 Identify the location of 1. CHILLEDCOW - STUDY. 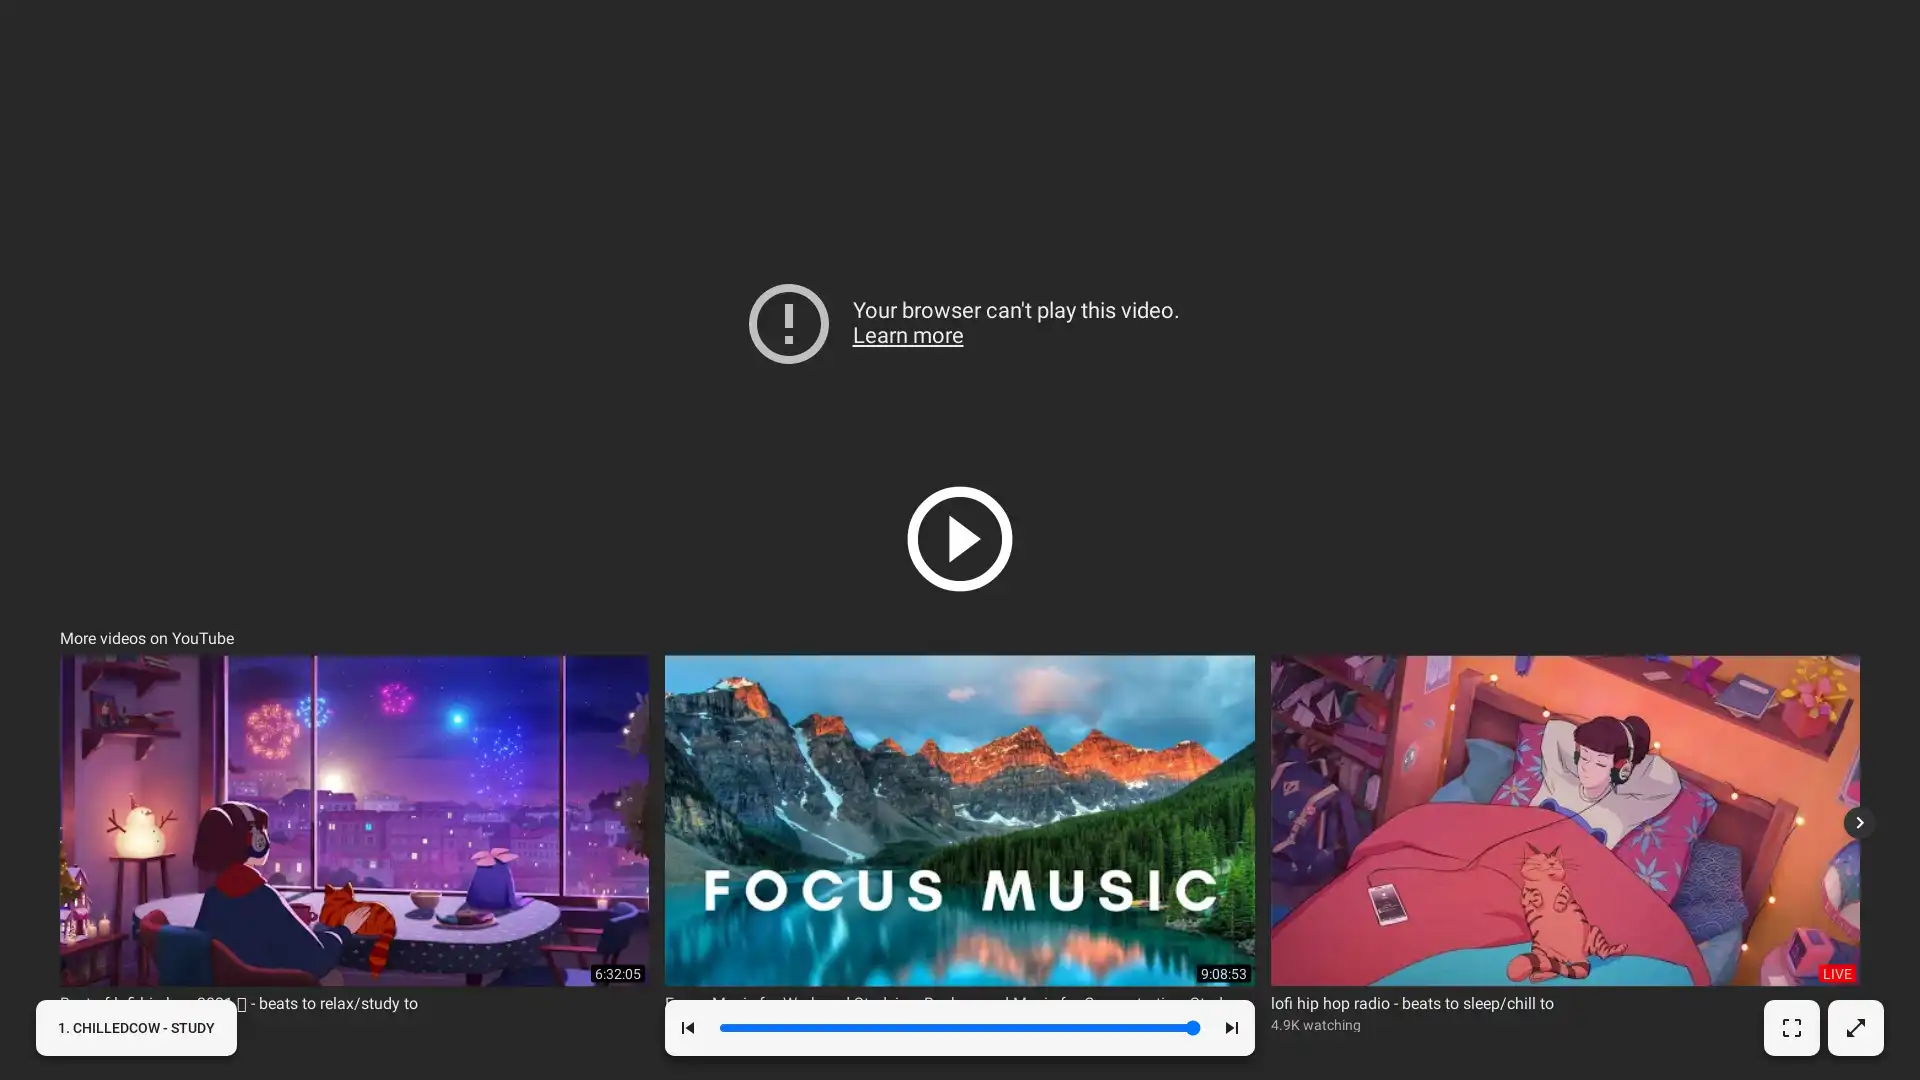
(135, 1028).